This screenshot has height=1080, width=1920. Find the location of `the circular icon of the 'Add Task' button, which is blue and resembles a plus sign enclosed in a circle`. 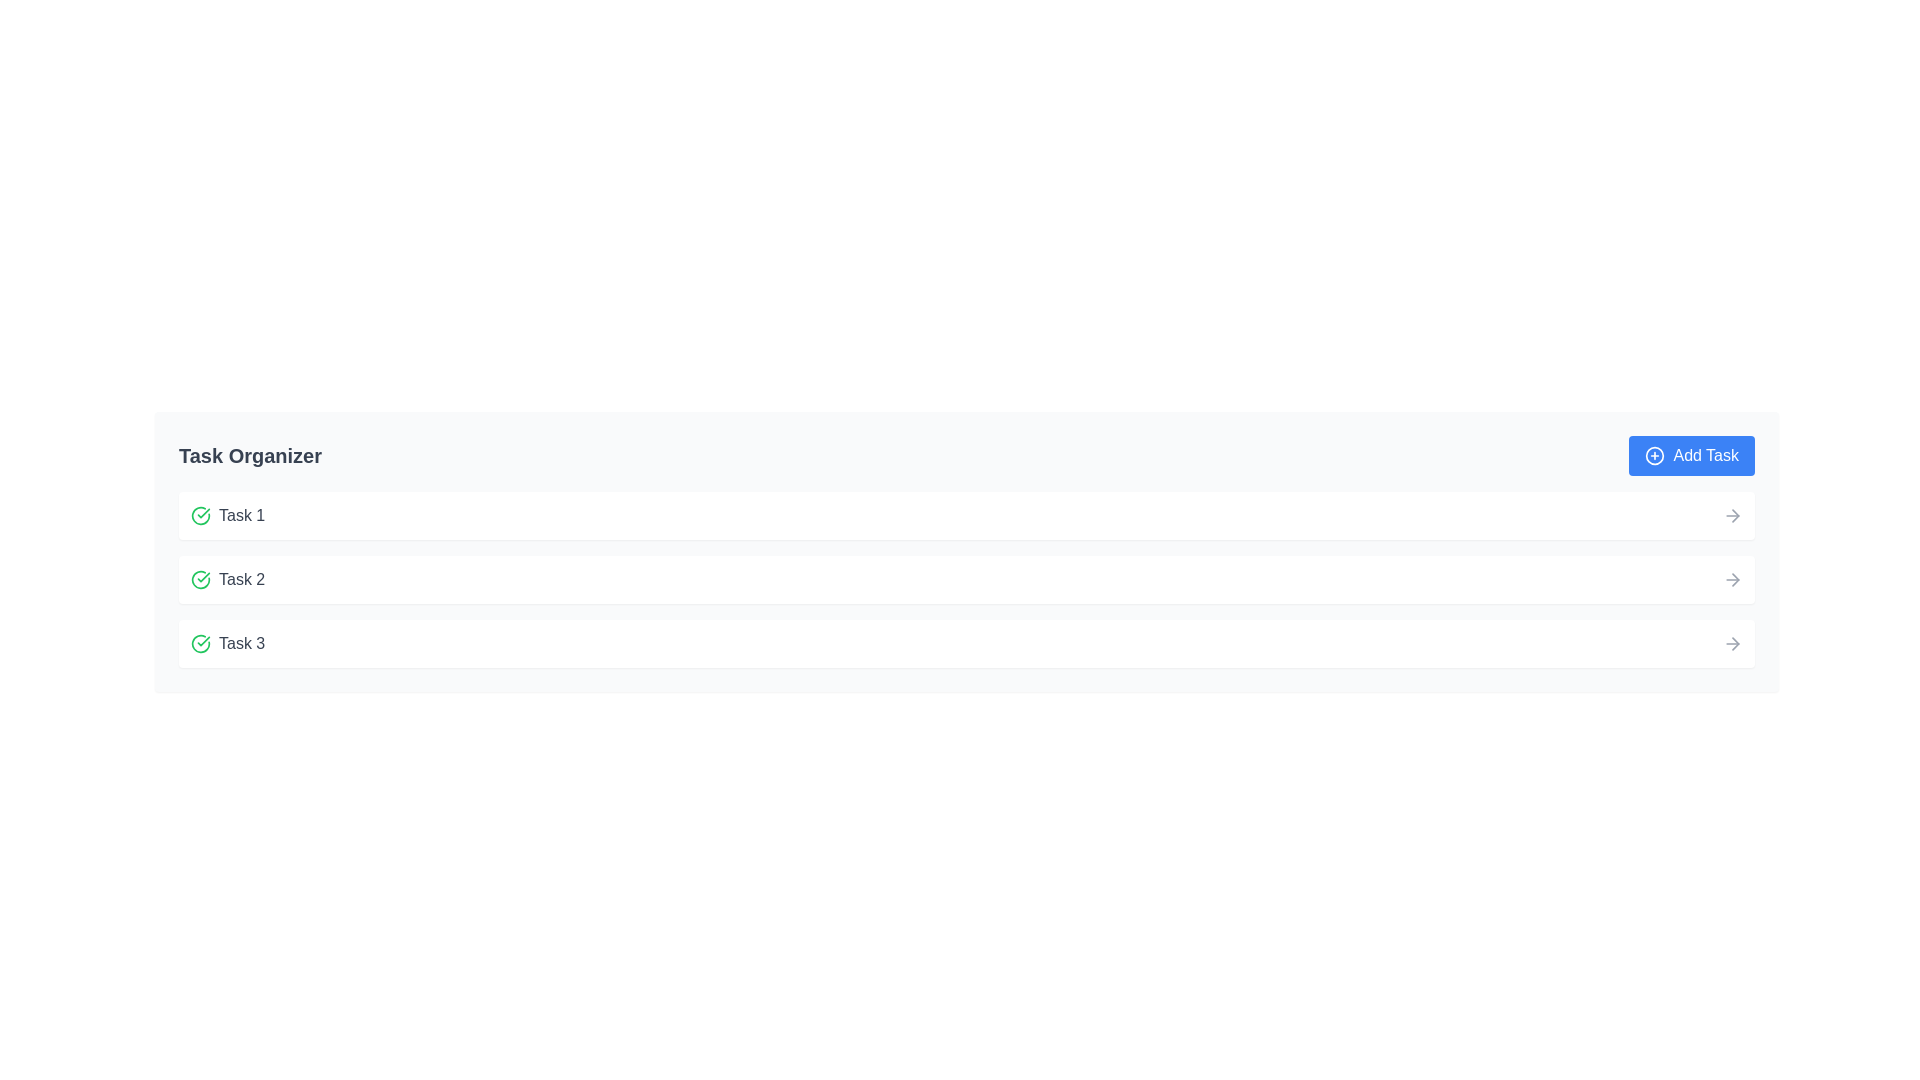

the circular icon of the 'Add Task' button, which is blue and resembles a plus sign enclosed in a circle is located at coordinates (1655, 455).